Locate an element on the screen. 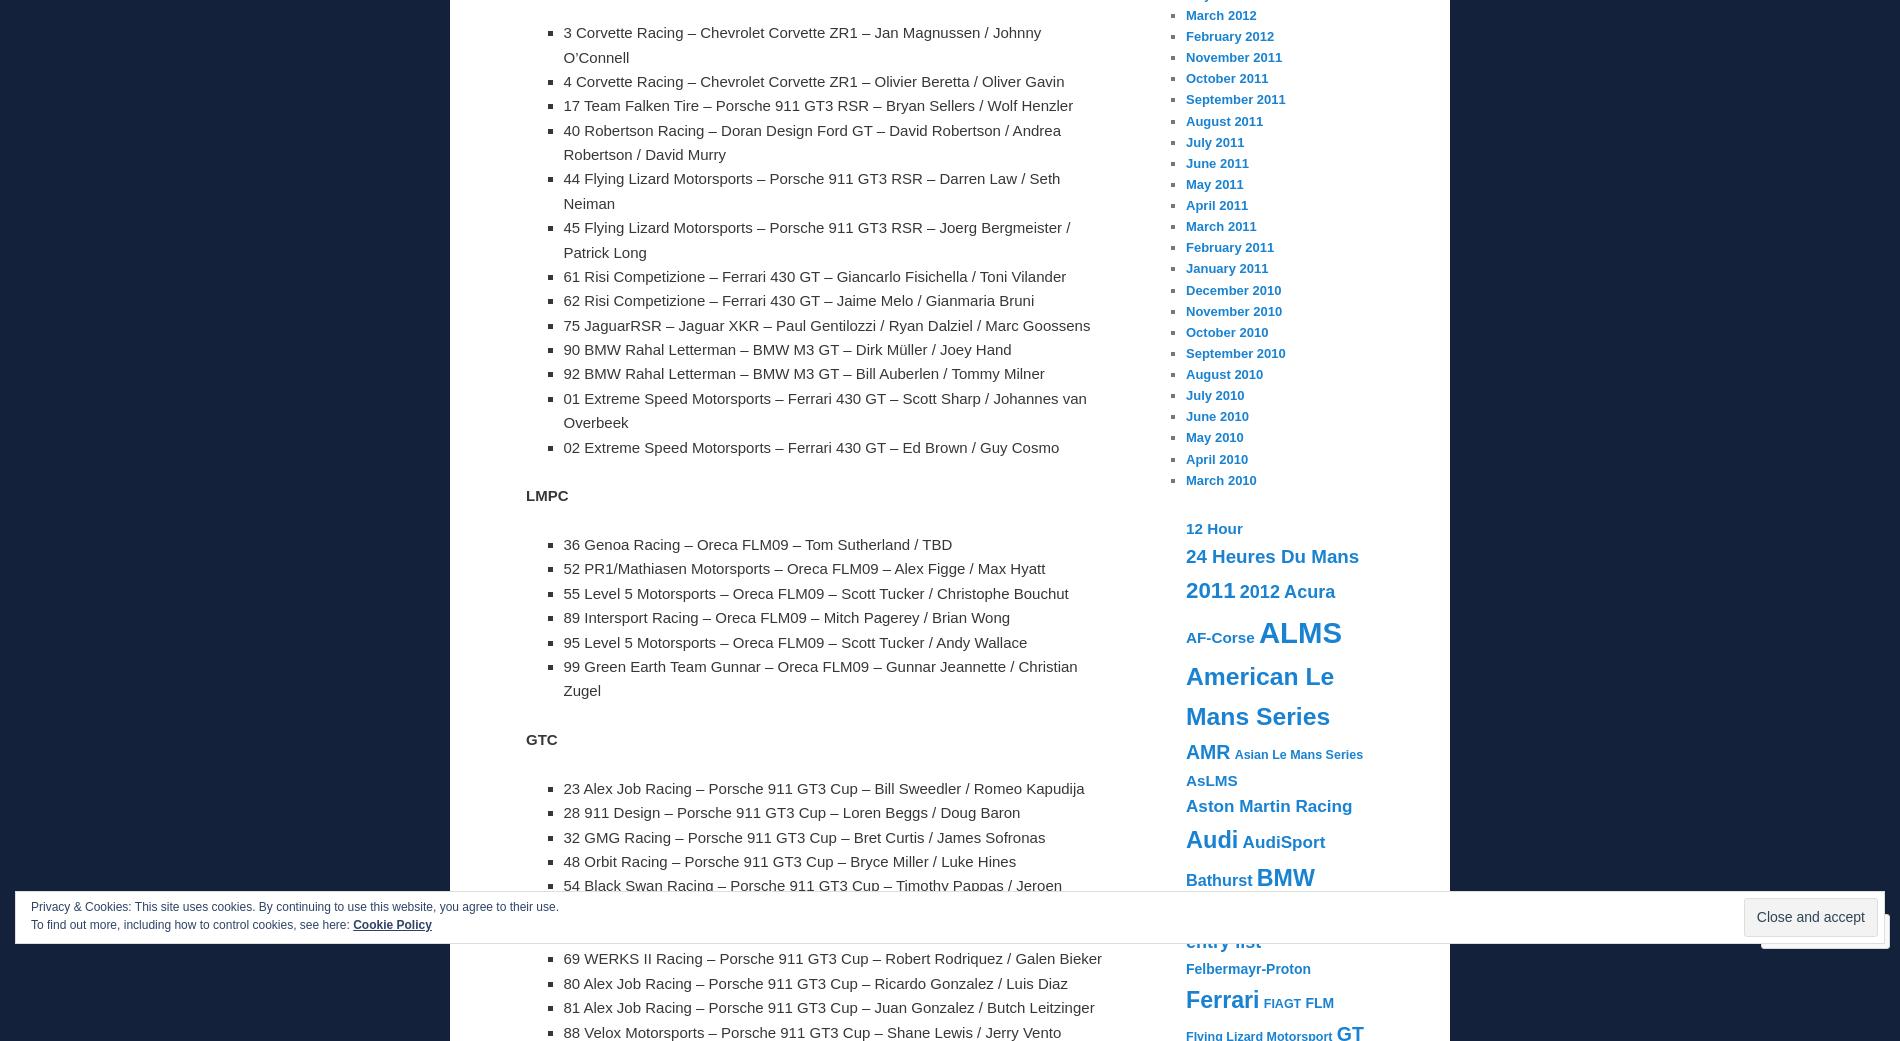 The image size is (1900, 1041). 'GTC' is located at coordinates (541, 739).